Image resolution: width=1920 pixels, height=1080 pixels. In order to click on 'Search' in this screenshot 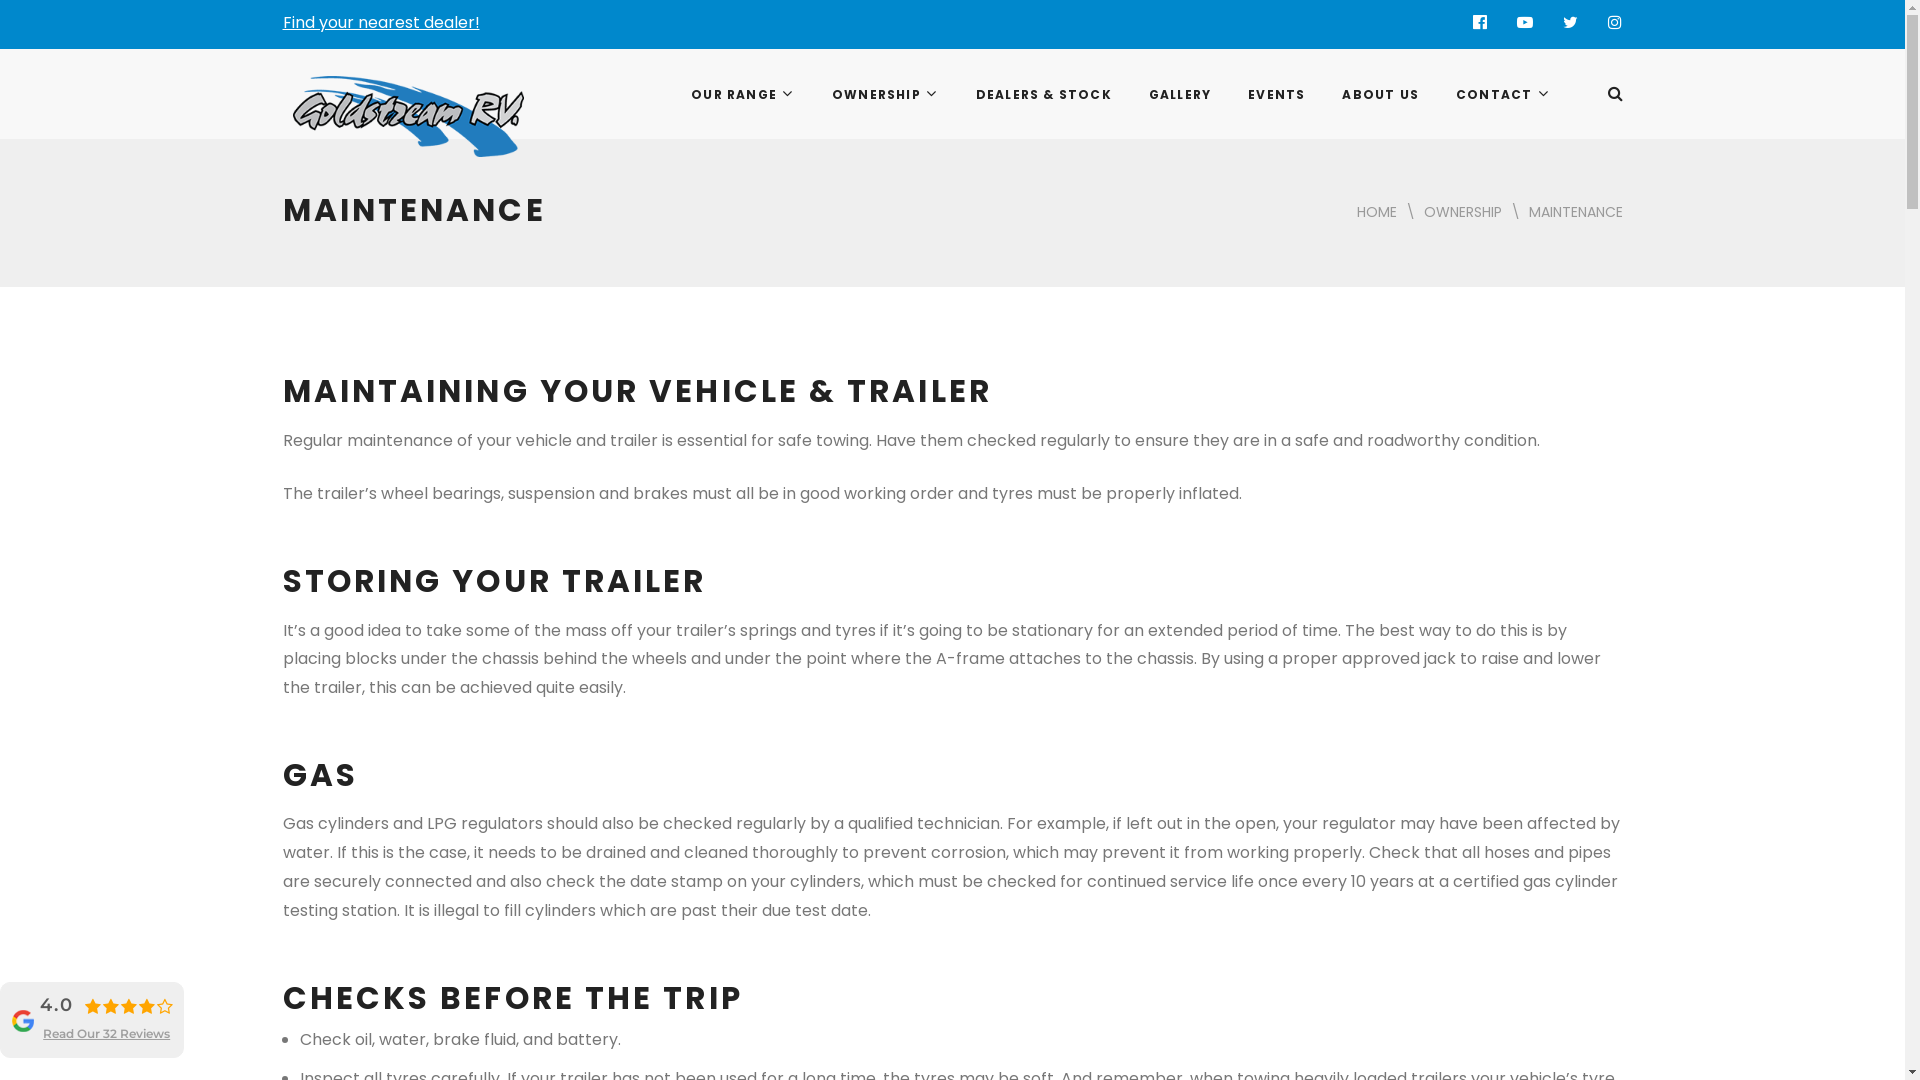, I will do `click(1588, 153)`.